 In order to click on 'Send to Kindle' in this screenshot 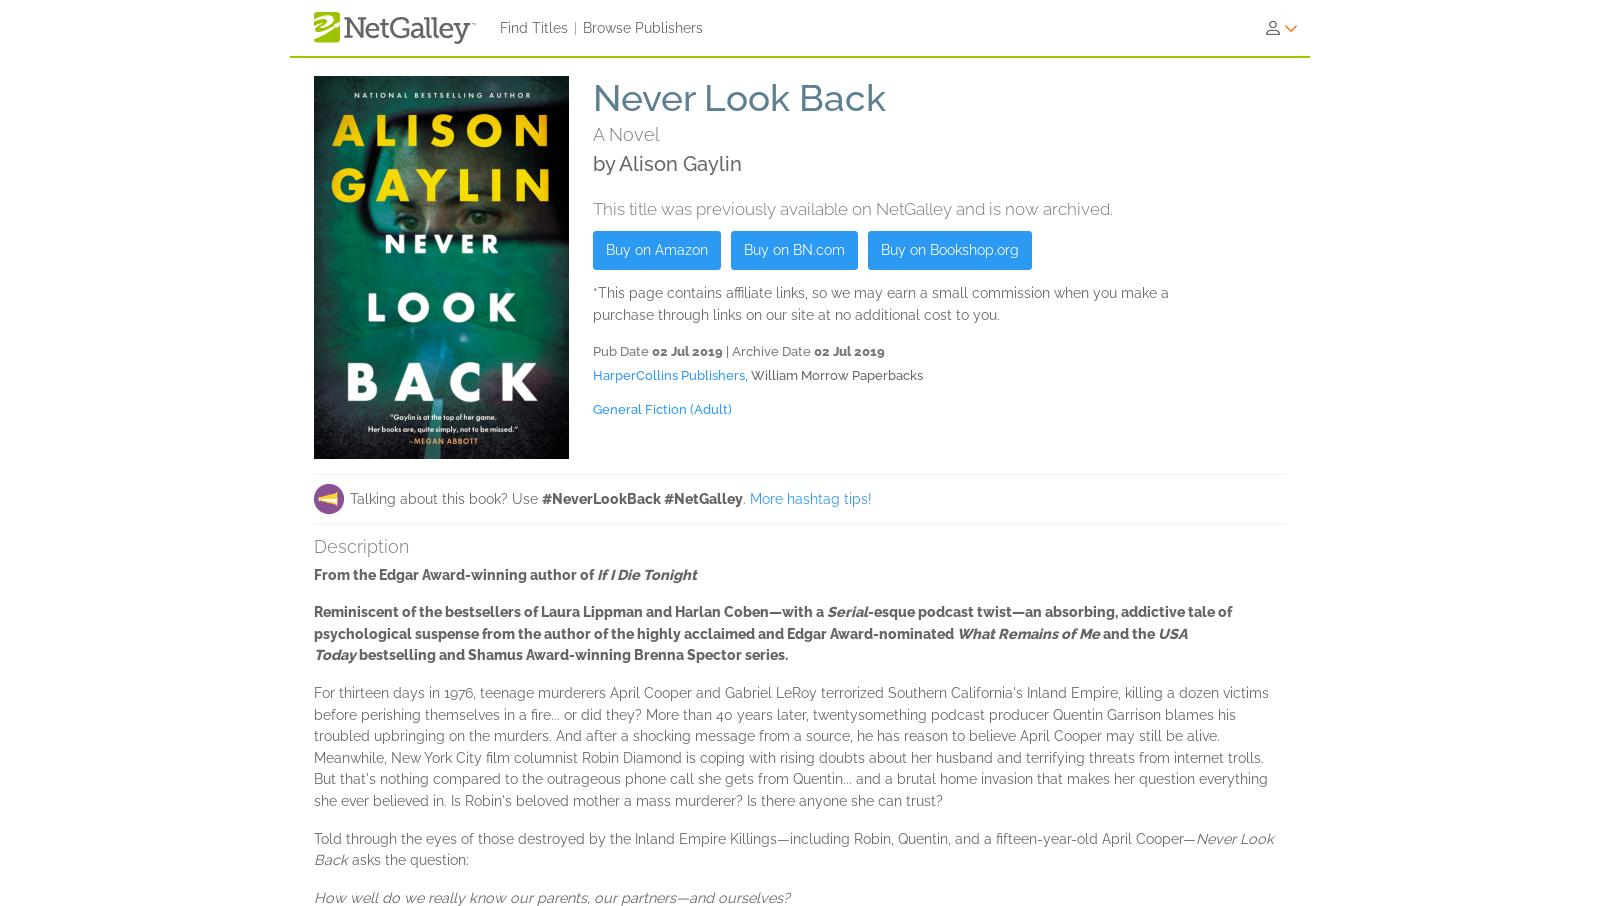, I will do `click(612, 233)`.